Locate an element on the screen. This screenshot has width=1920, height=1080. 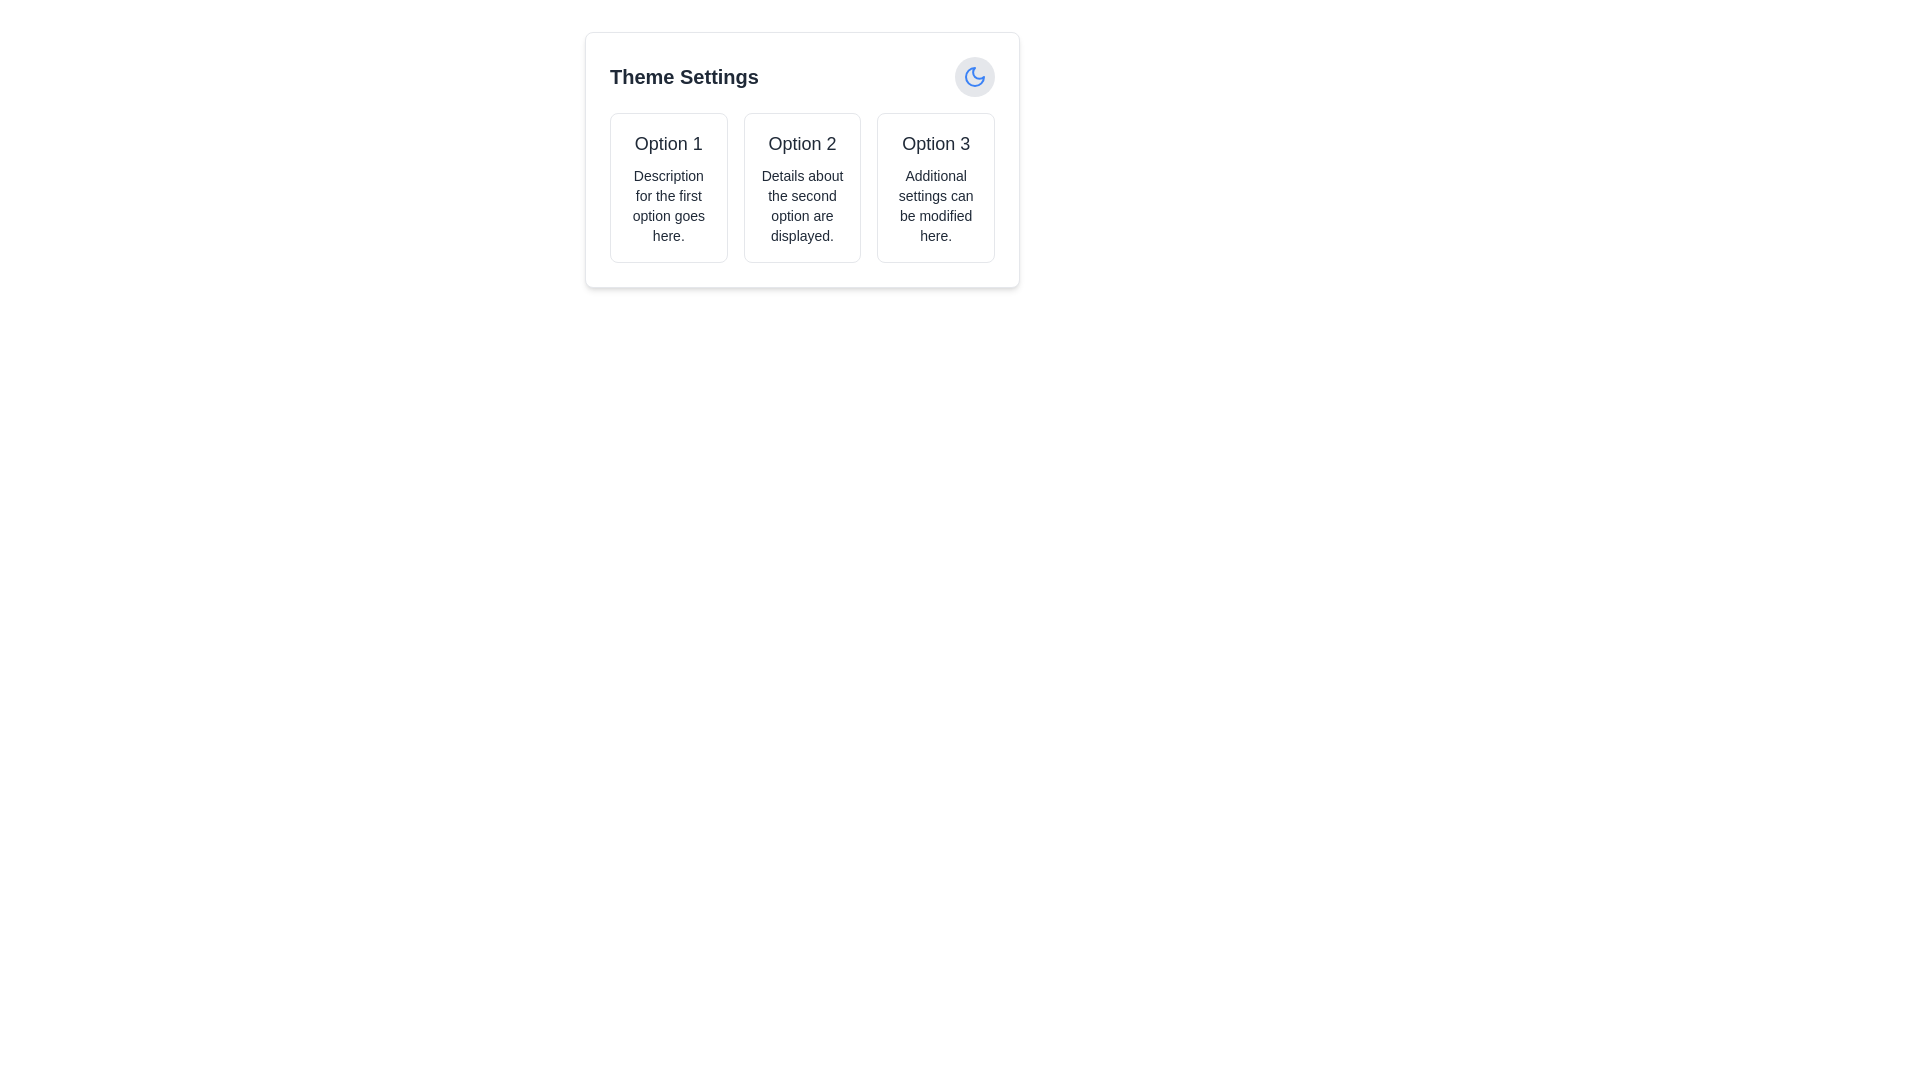
the card element titled 'Option 2' which features a bold title and a description about the second option, located in the 'Theme Settings' section is located at coordinates (802, 188).